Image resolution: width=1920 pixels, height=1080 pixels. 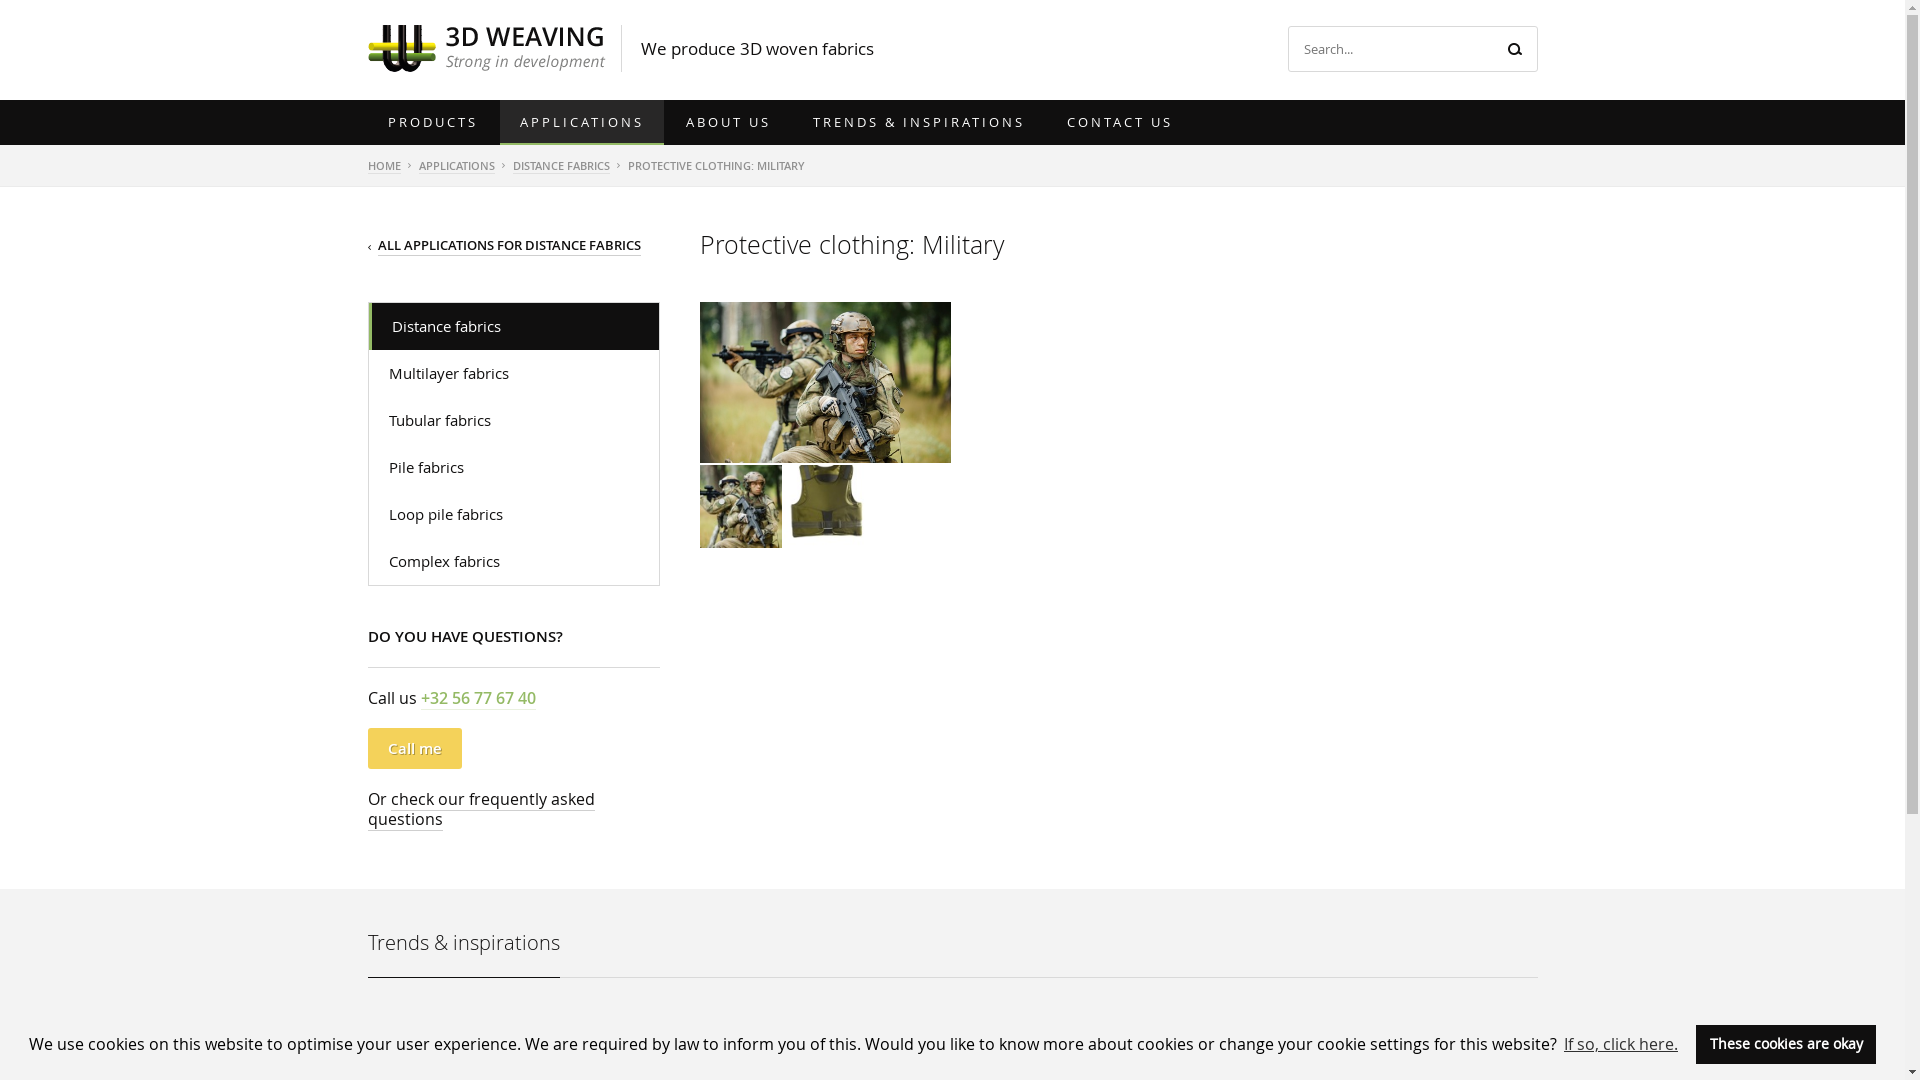 I want to click on 'CONTACT US', so click(x=1117, y=122).